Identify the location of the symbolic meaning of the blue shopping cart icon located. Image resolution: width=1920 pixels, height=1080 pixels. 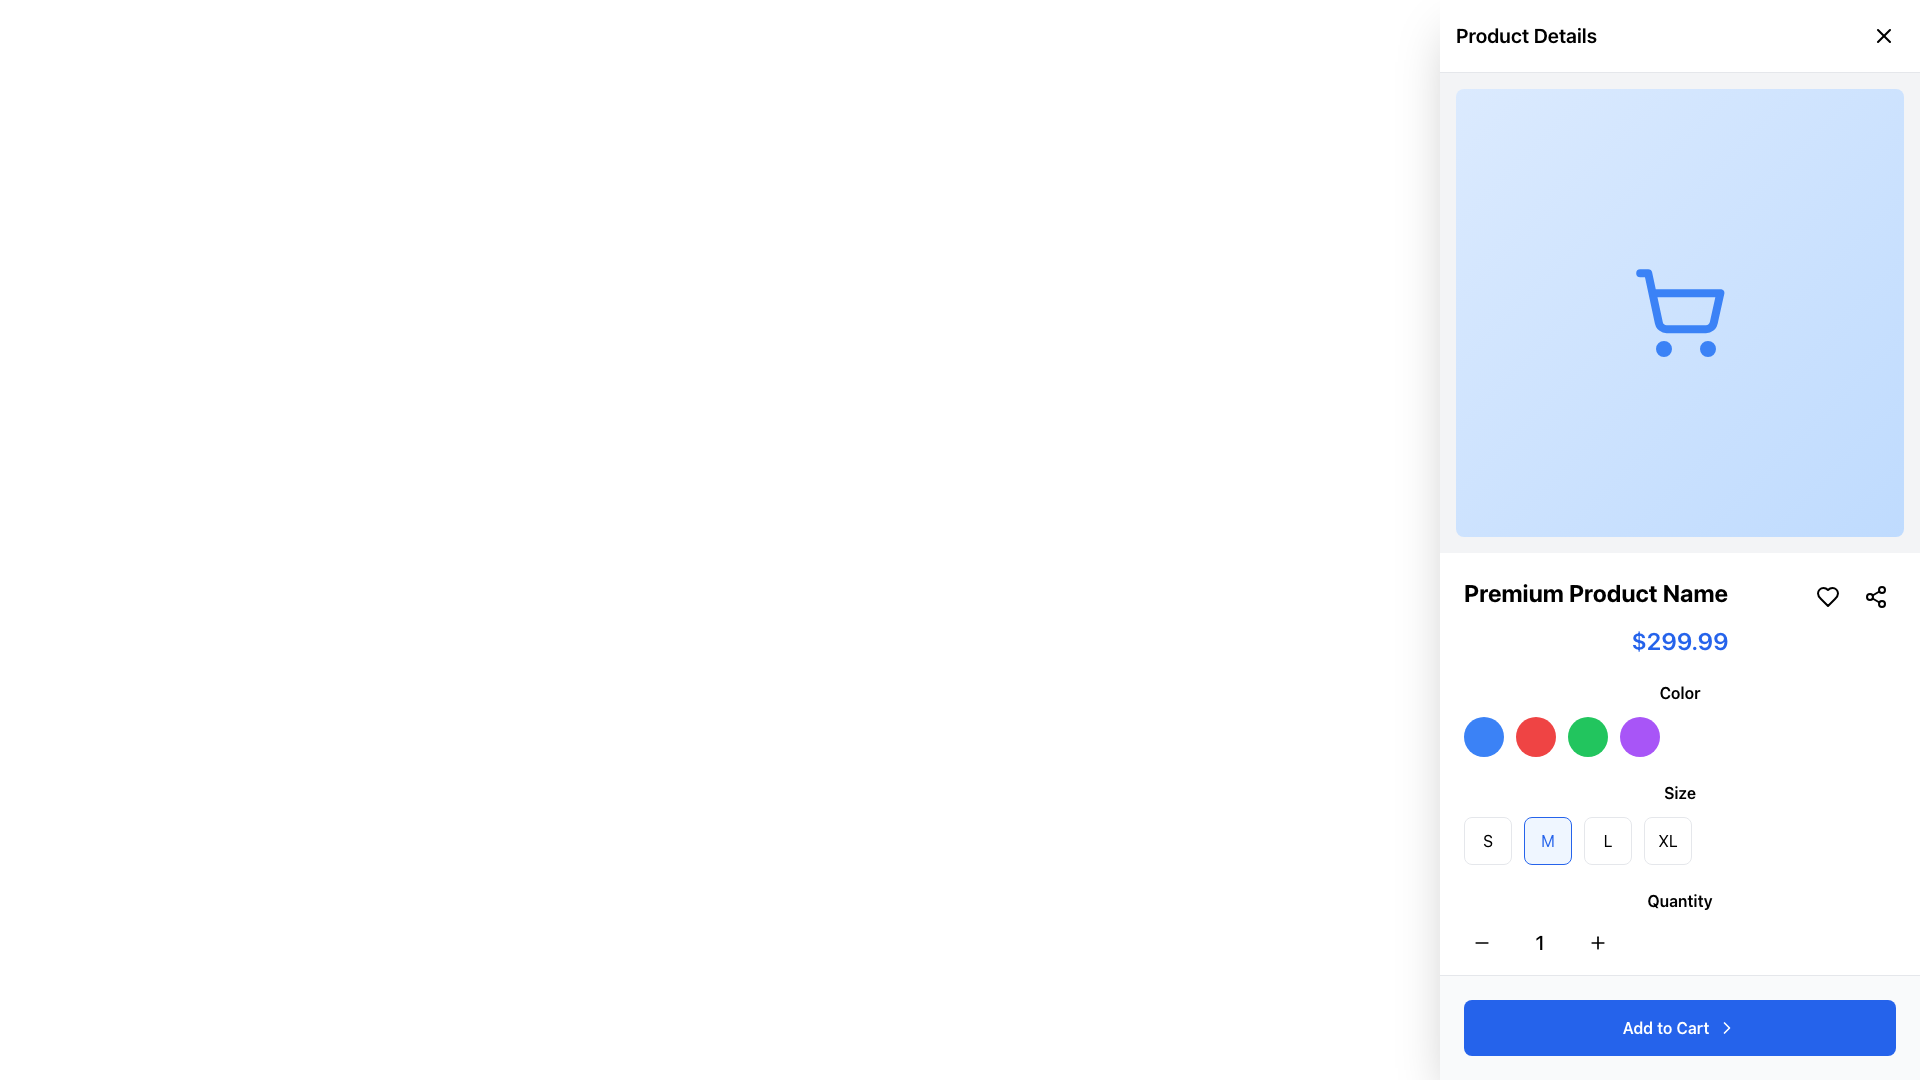
(1680, 312).